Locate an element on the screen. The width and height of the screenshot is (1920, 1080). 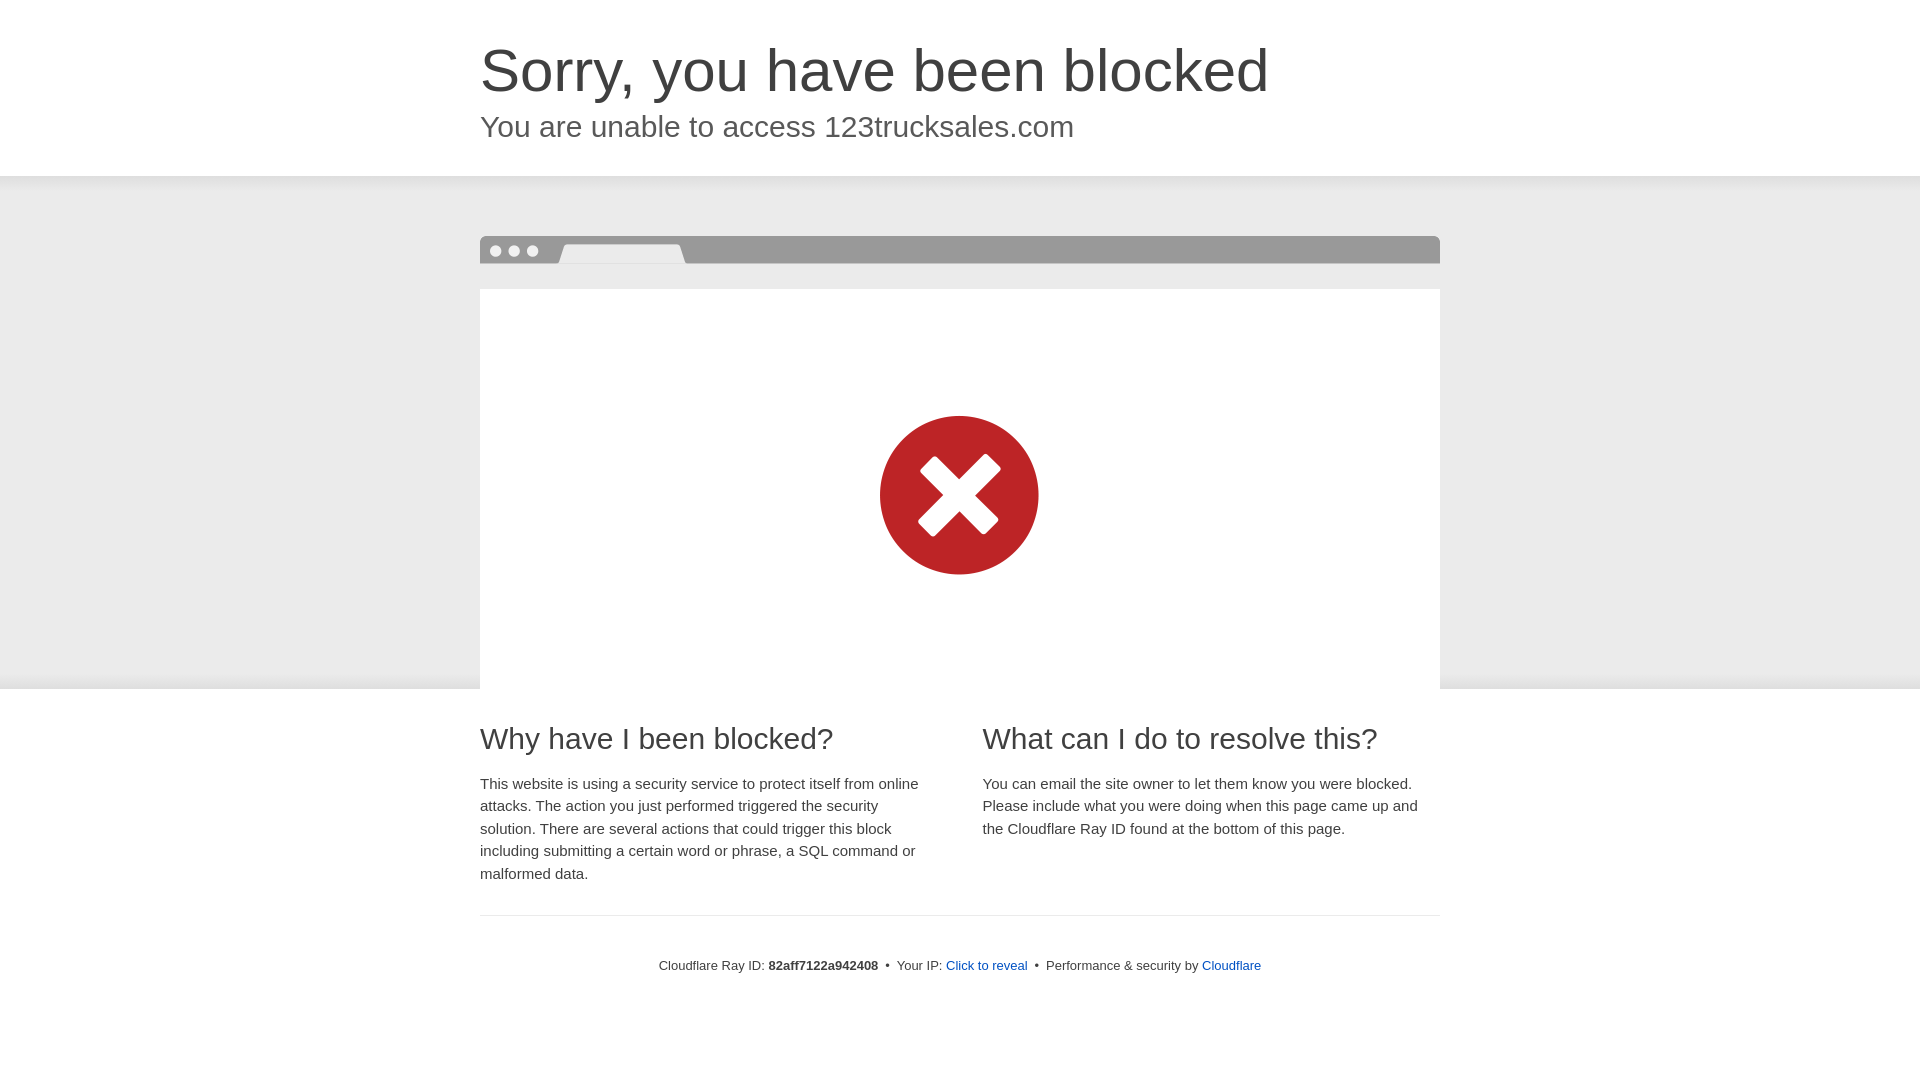
'Cloudflare' is located at coordinates (1230, 964).